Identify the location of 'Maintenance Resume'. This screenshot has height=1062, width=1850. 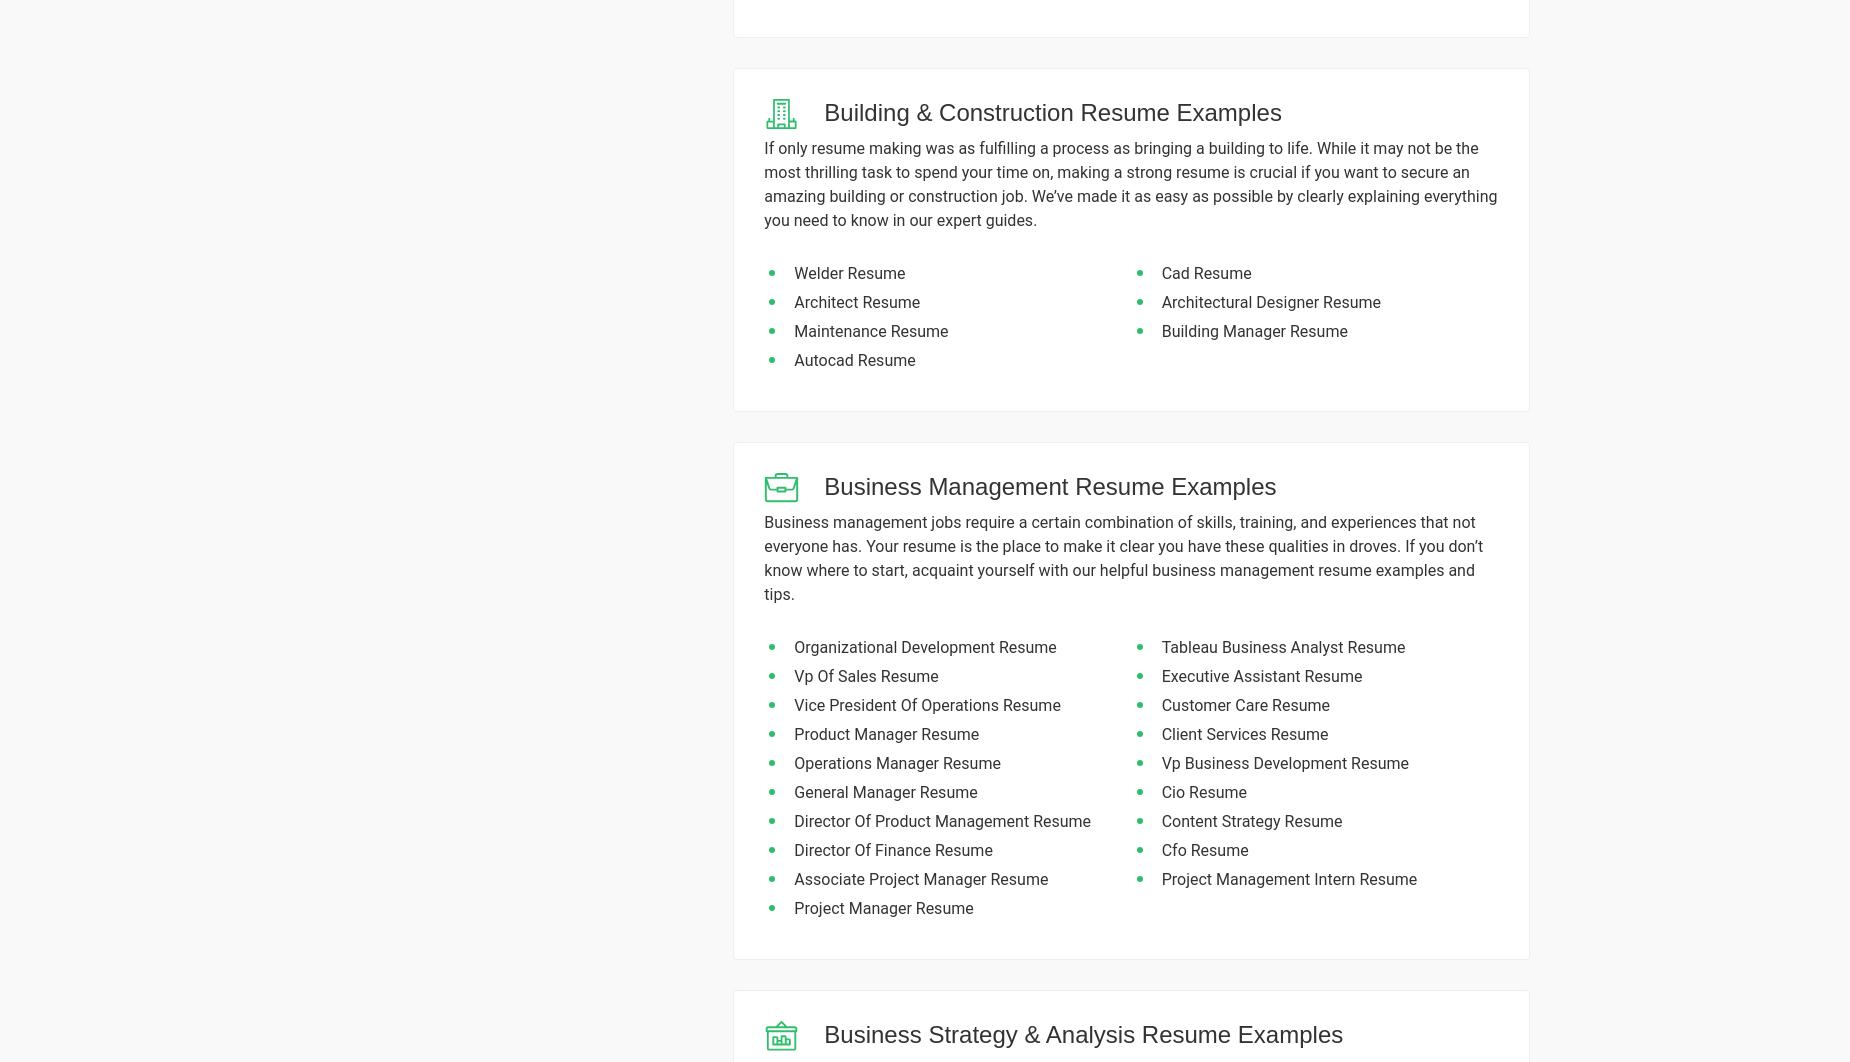
(870, 330).